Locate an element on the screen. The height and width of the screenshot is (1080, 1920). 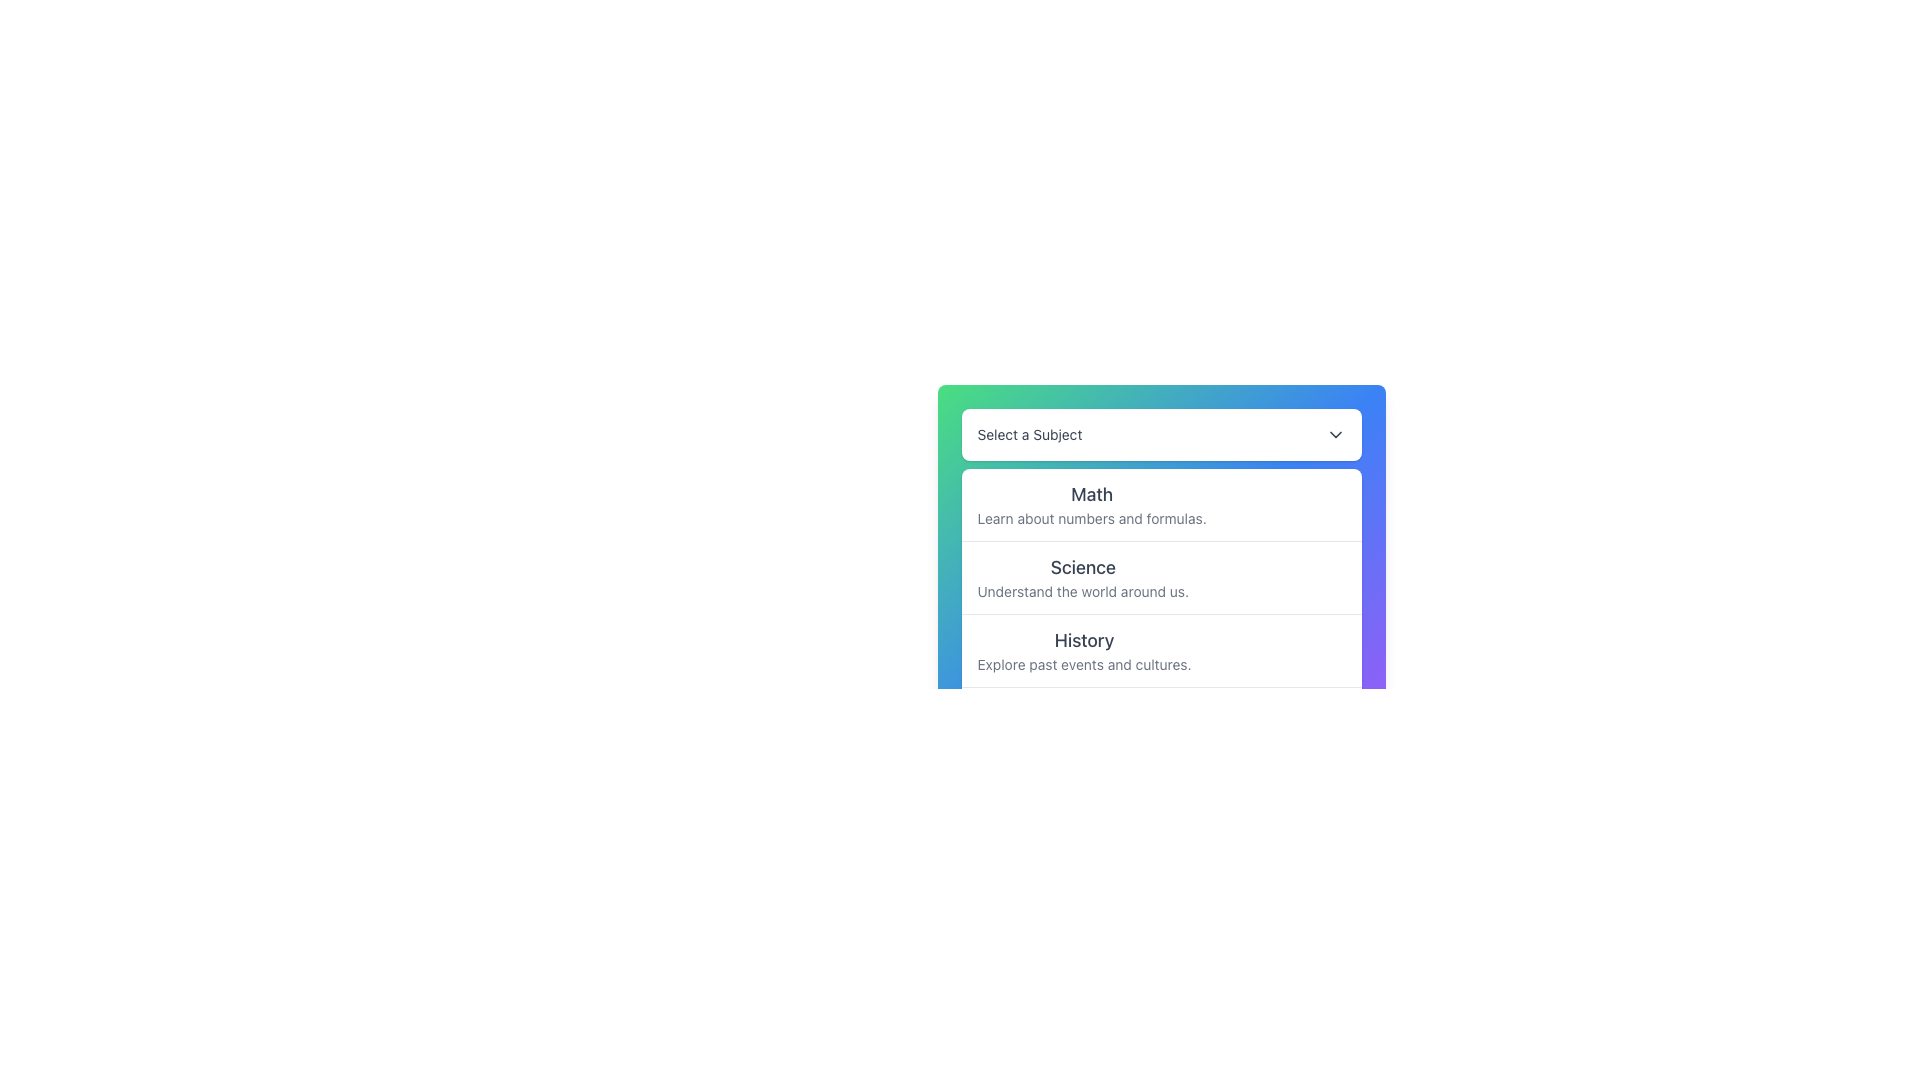
the 'Science' dropdown option, which has a white background and gray text is located at coordinates (1161, 584).